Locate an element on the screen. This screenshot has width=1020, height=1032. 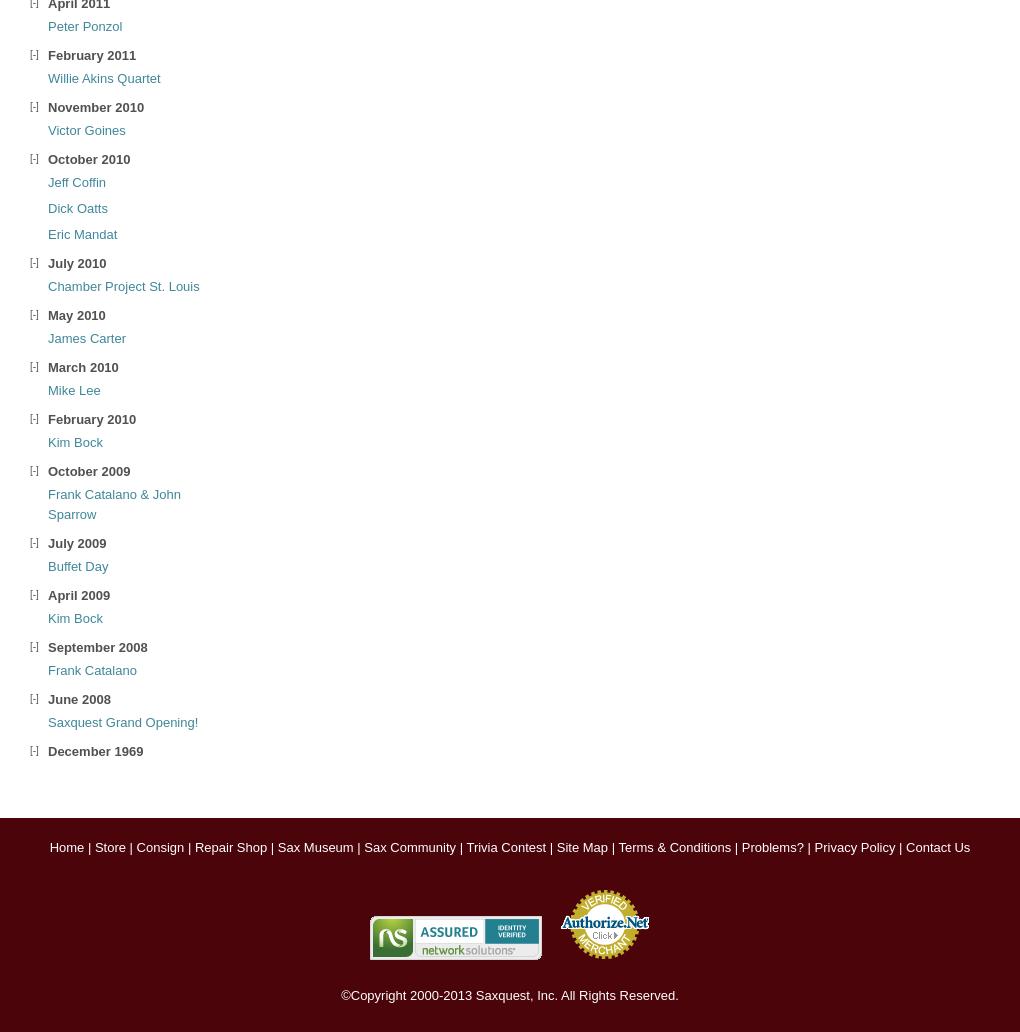
'Site Map' is located at coordinates (556, 846).